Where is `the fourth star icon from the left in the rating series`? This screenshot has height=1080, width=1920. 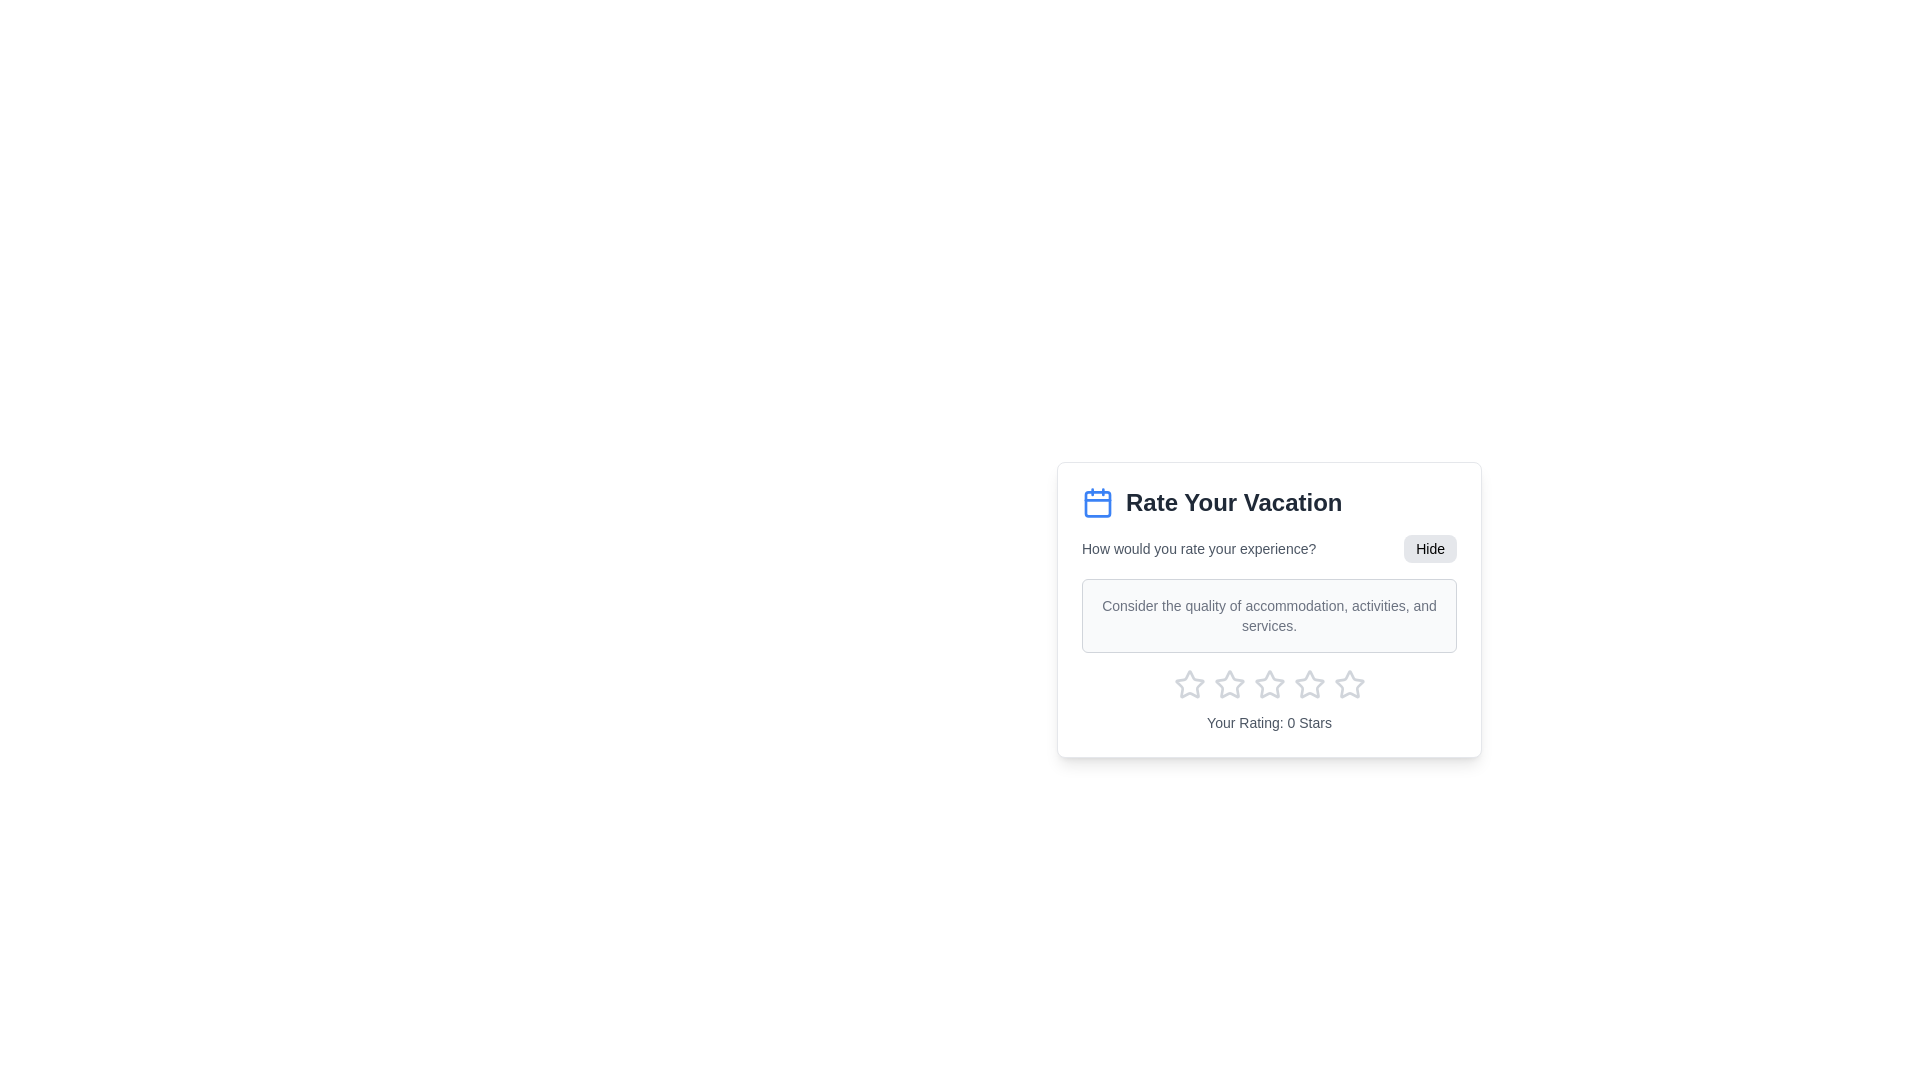 the fourth star icon from the left in the rating series is located at coordinates (1268, 684).